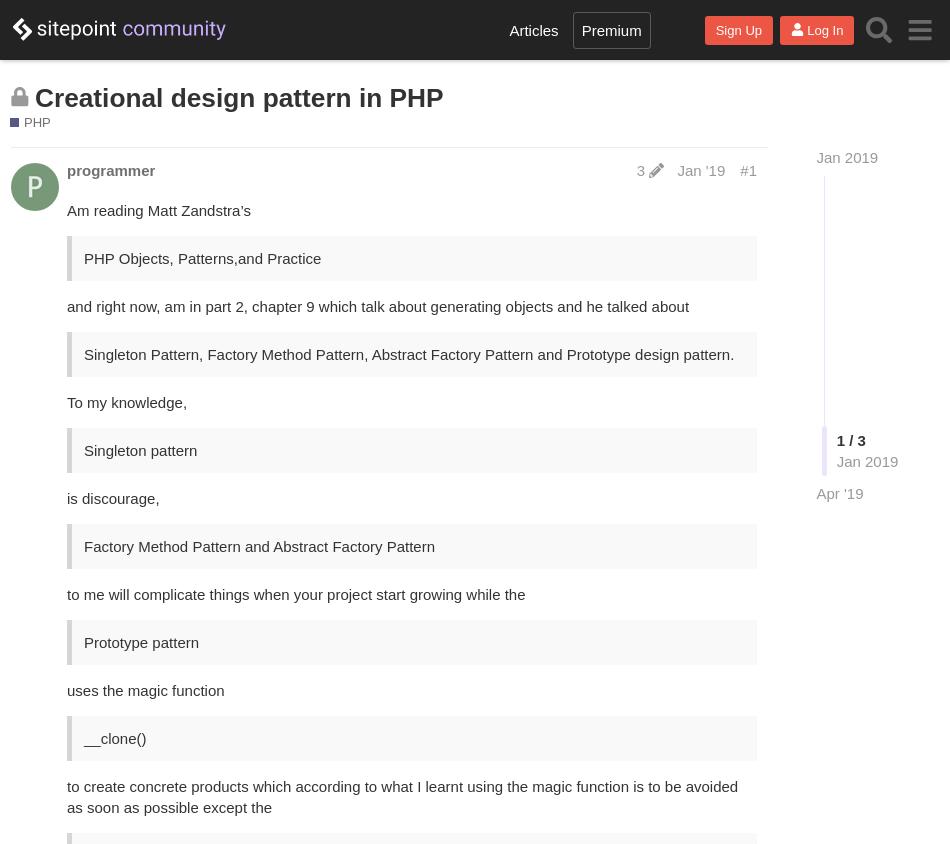 This screenshot has height=844, width=950. What do you see at coordinates (407, 354) in the screenshot?
I see `'Singleton Pattern, Factory Method Pattern, Abstract Factory Pattern and Prototype design pattern.'` at bounding box center [407, 354].